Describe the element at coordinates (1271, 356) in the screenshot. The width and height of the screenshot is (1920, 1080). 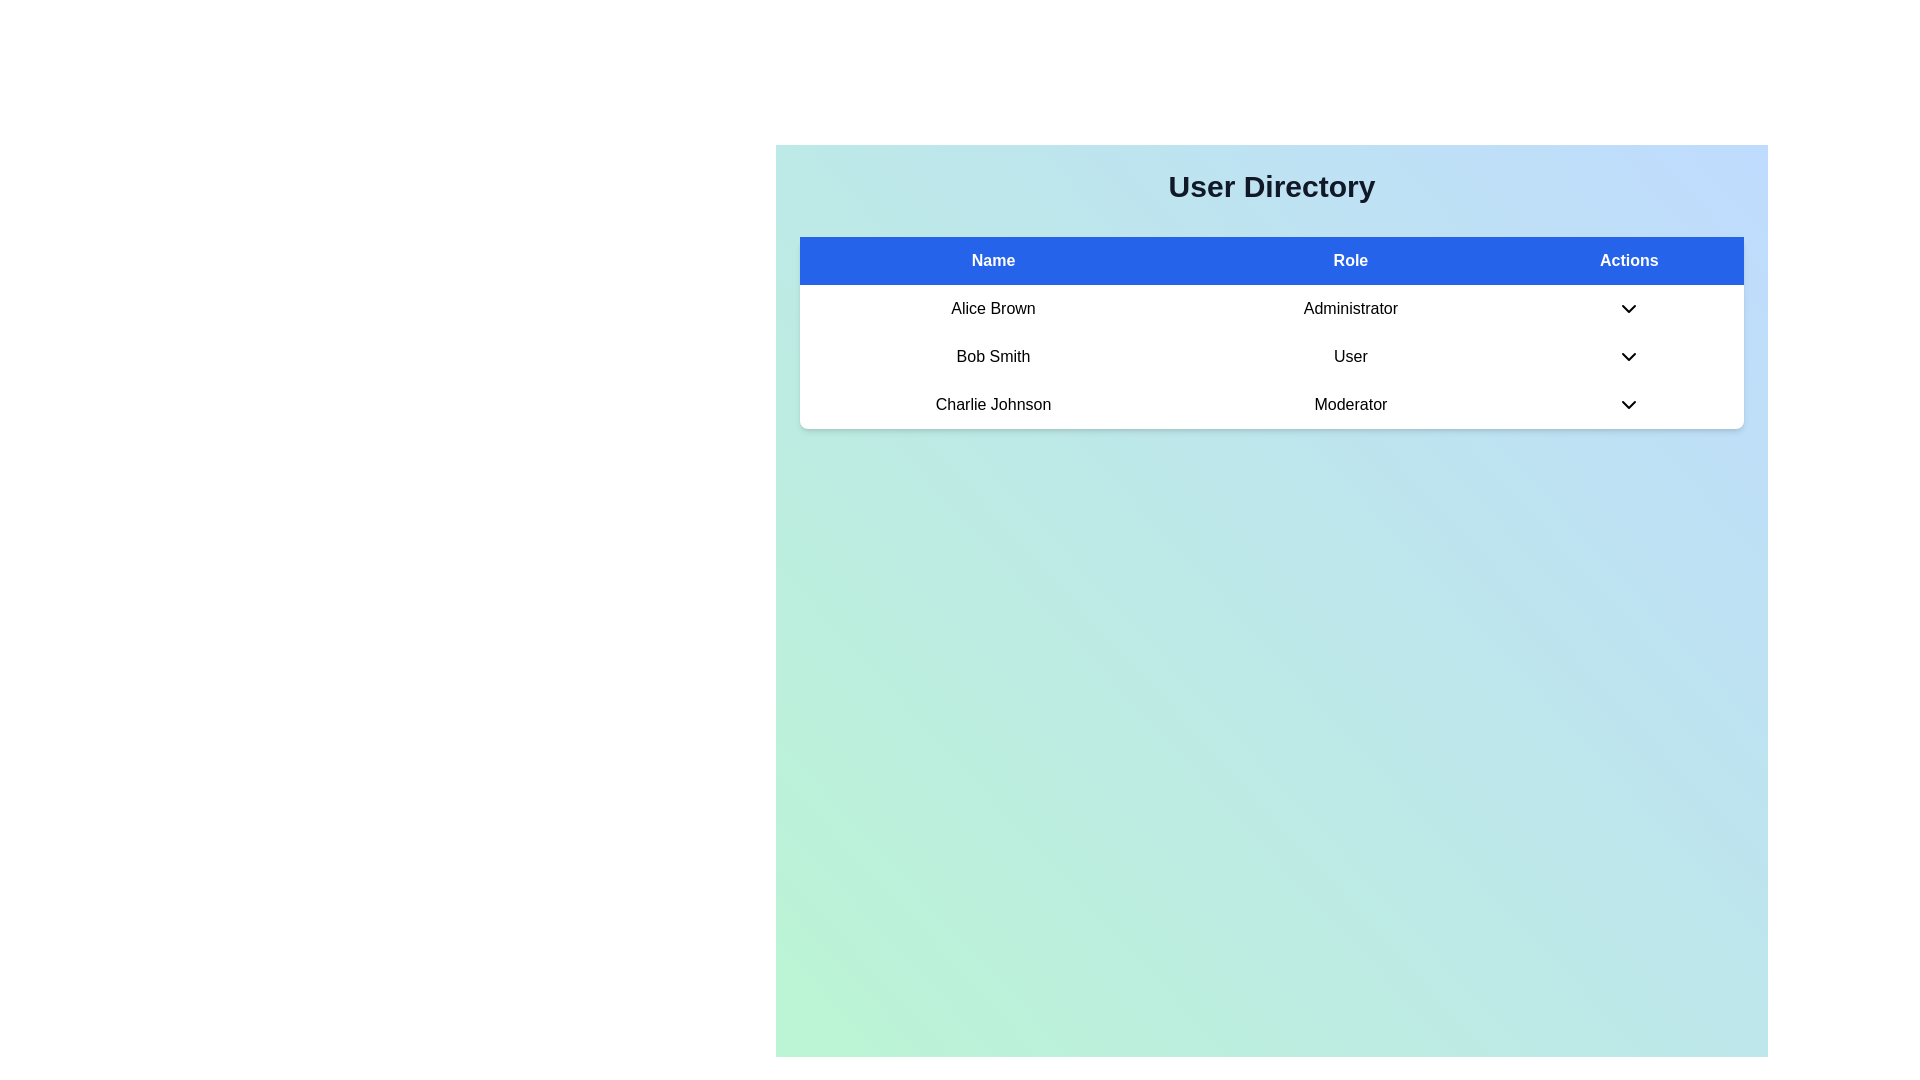
I see `user information for 'Bob Smith' in the user information row with an actionable dropdown, located in the second row of the user directory` at that location.